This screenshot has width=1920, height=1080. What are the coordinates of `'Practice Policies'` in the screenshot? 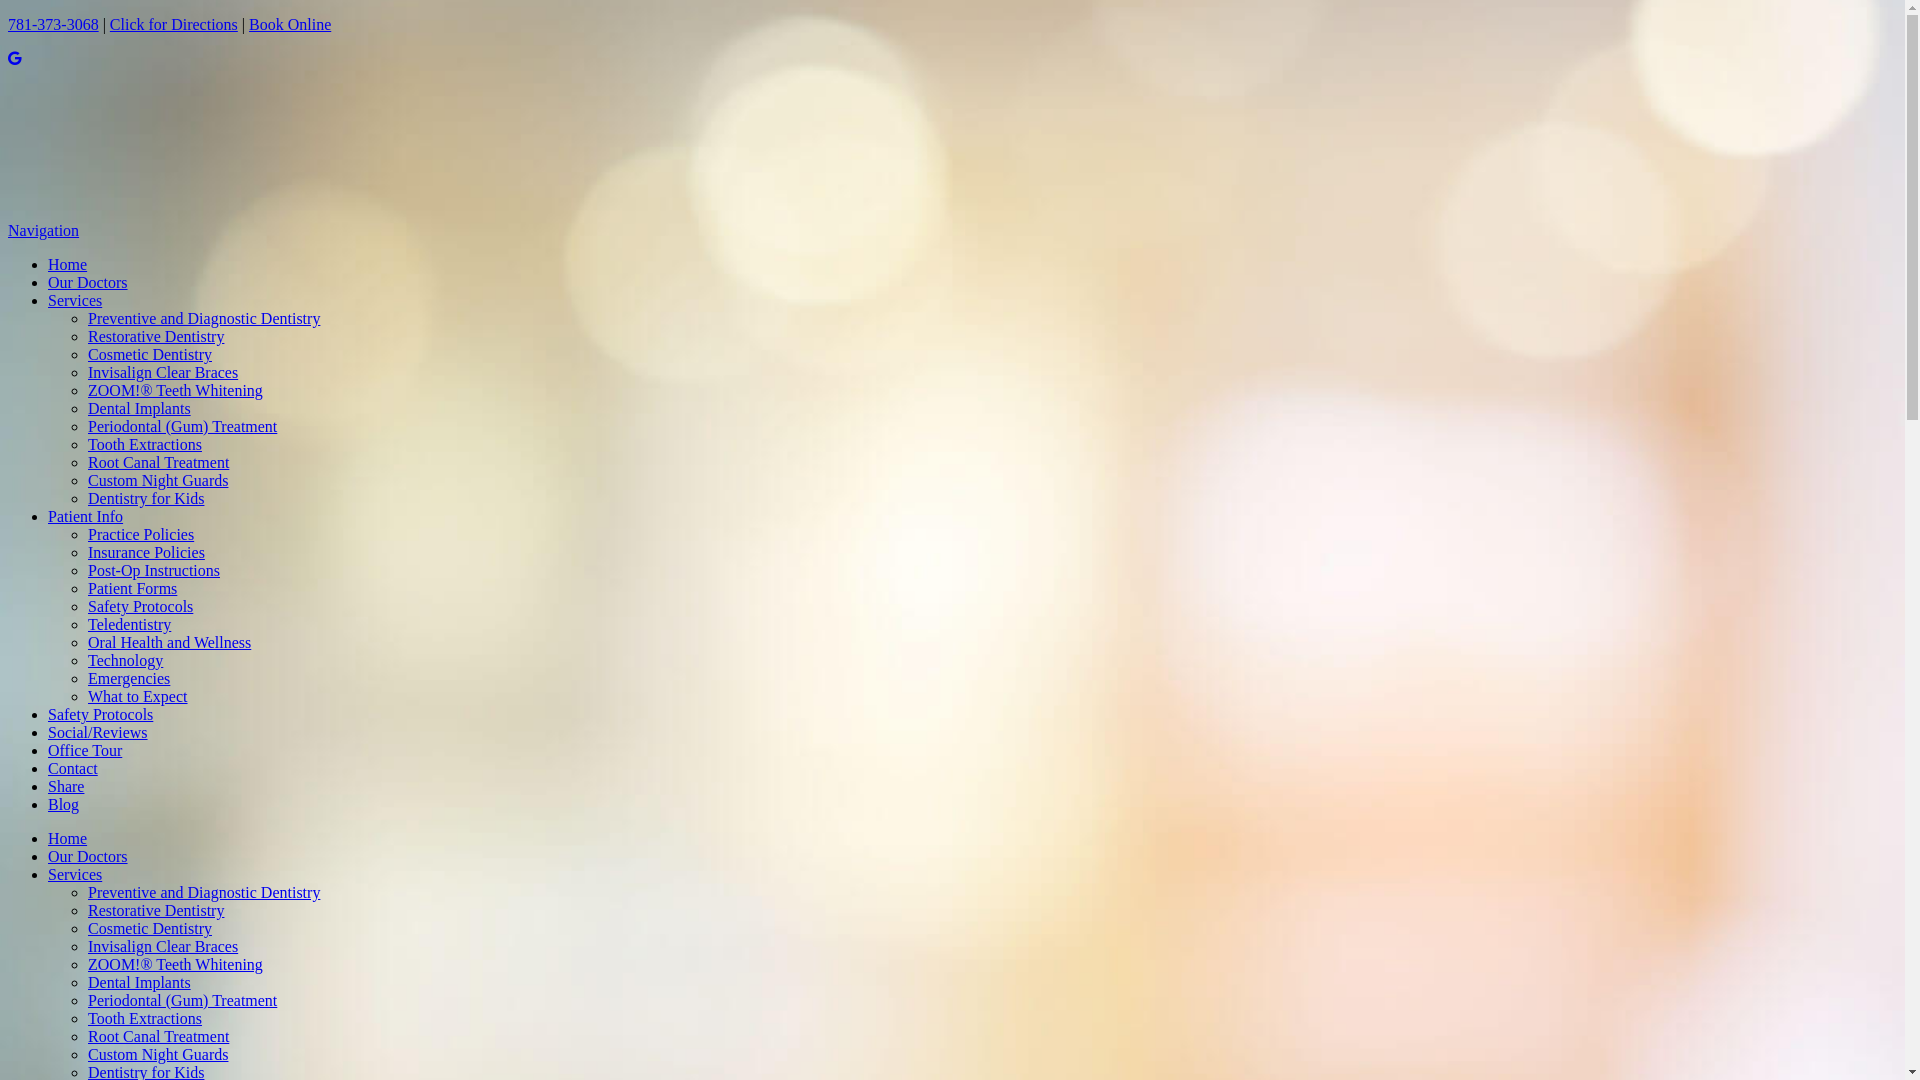 It's located at (139, 533).